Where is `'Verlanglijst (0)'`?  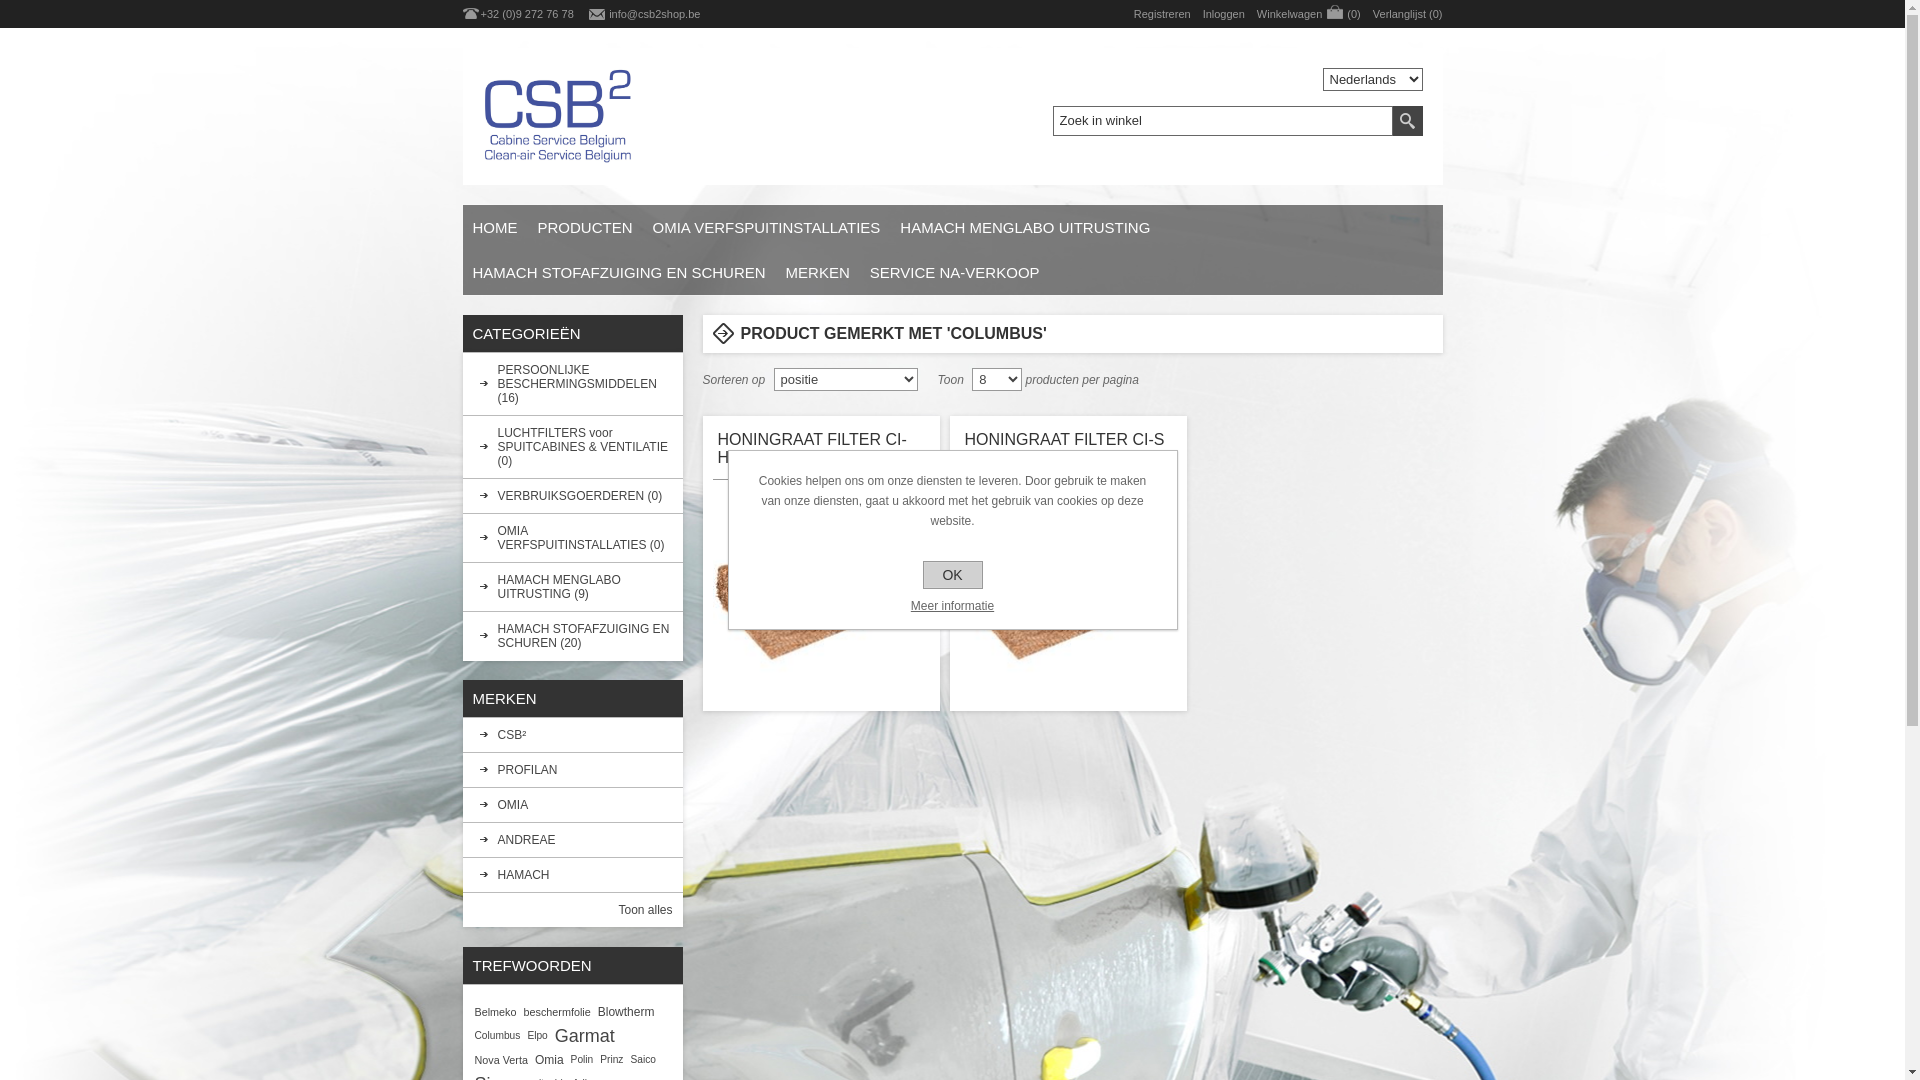 'Verlanglijst (0)' is located at coordinates (1406, 14).